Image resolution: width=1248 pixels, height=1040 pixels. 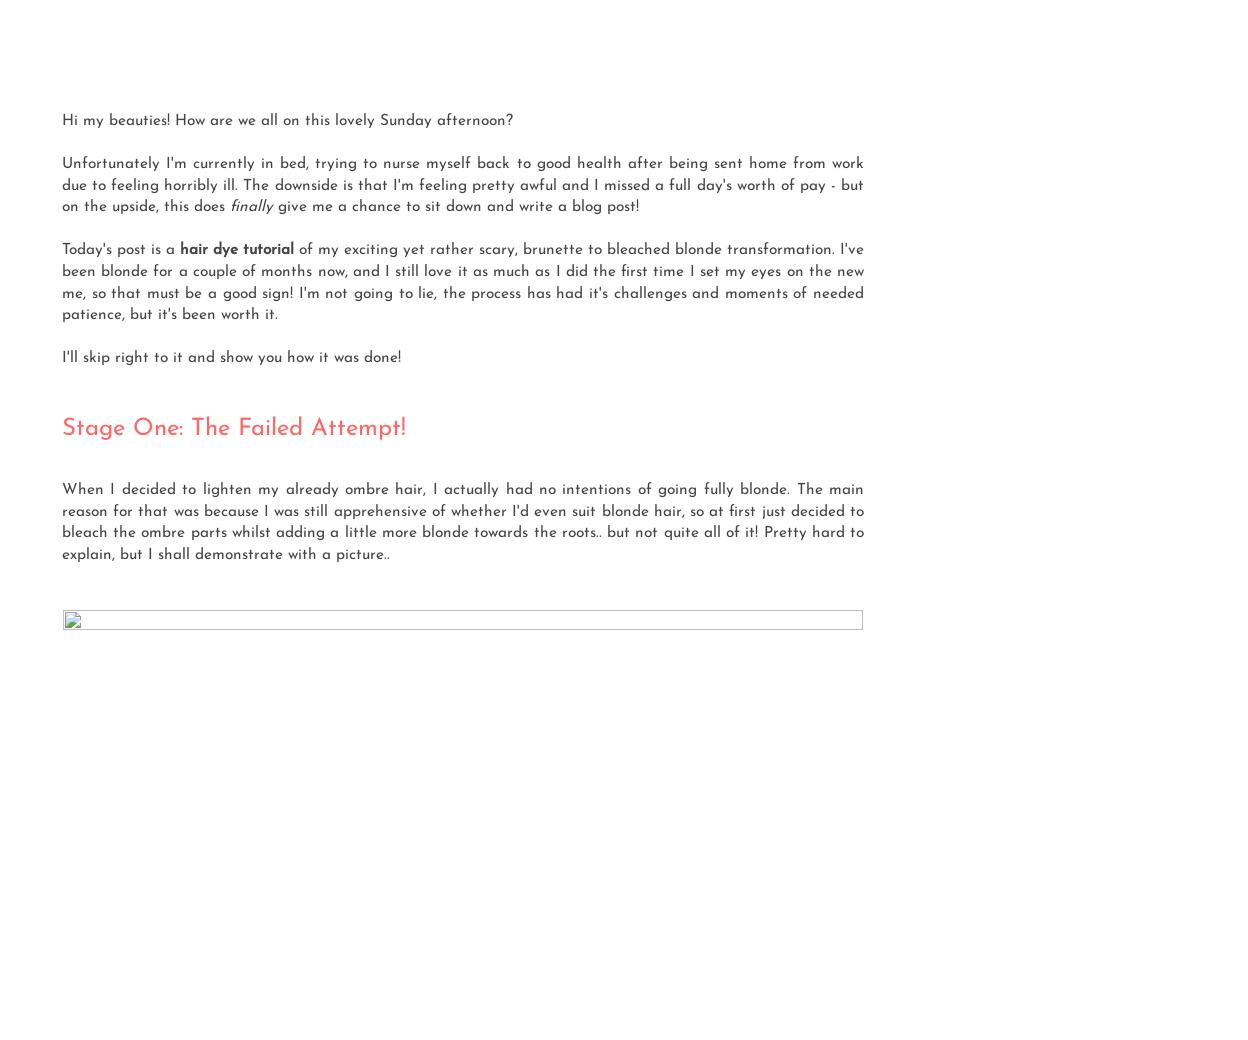 What do you see at coordinates (463, 185) in the screenshot?
I see `'Unfortunately I'm currently in bed, trying to nurse myself back to good health after being sent home from work due to feeling horribly ill. The downside is that I'm feeling pretty awful and I missed a full day's worth of pay - but on the upside, this does'` at bounding box center [463, 185].